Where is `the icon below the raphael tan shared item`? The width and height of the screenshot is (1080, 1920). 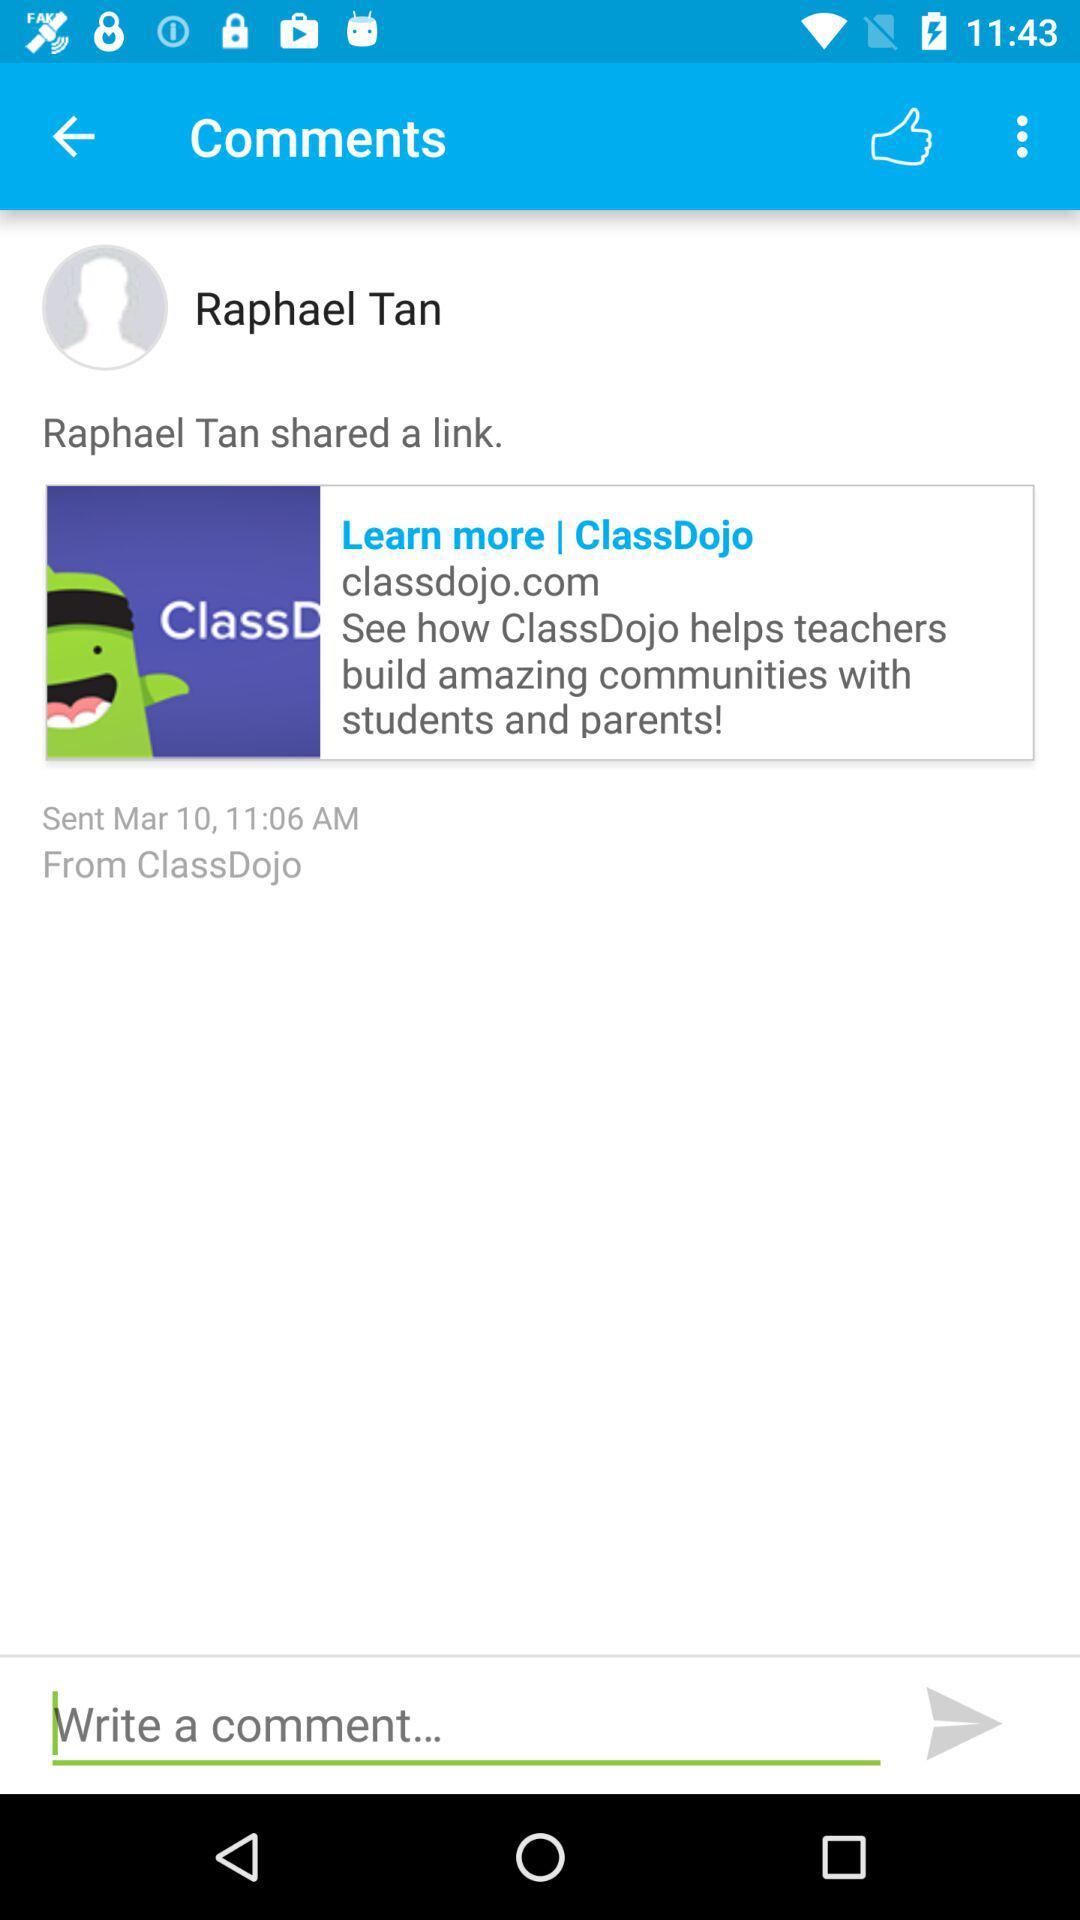
the icon below the raphael tan shared item is located at coordinates (675, 621).